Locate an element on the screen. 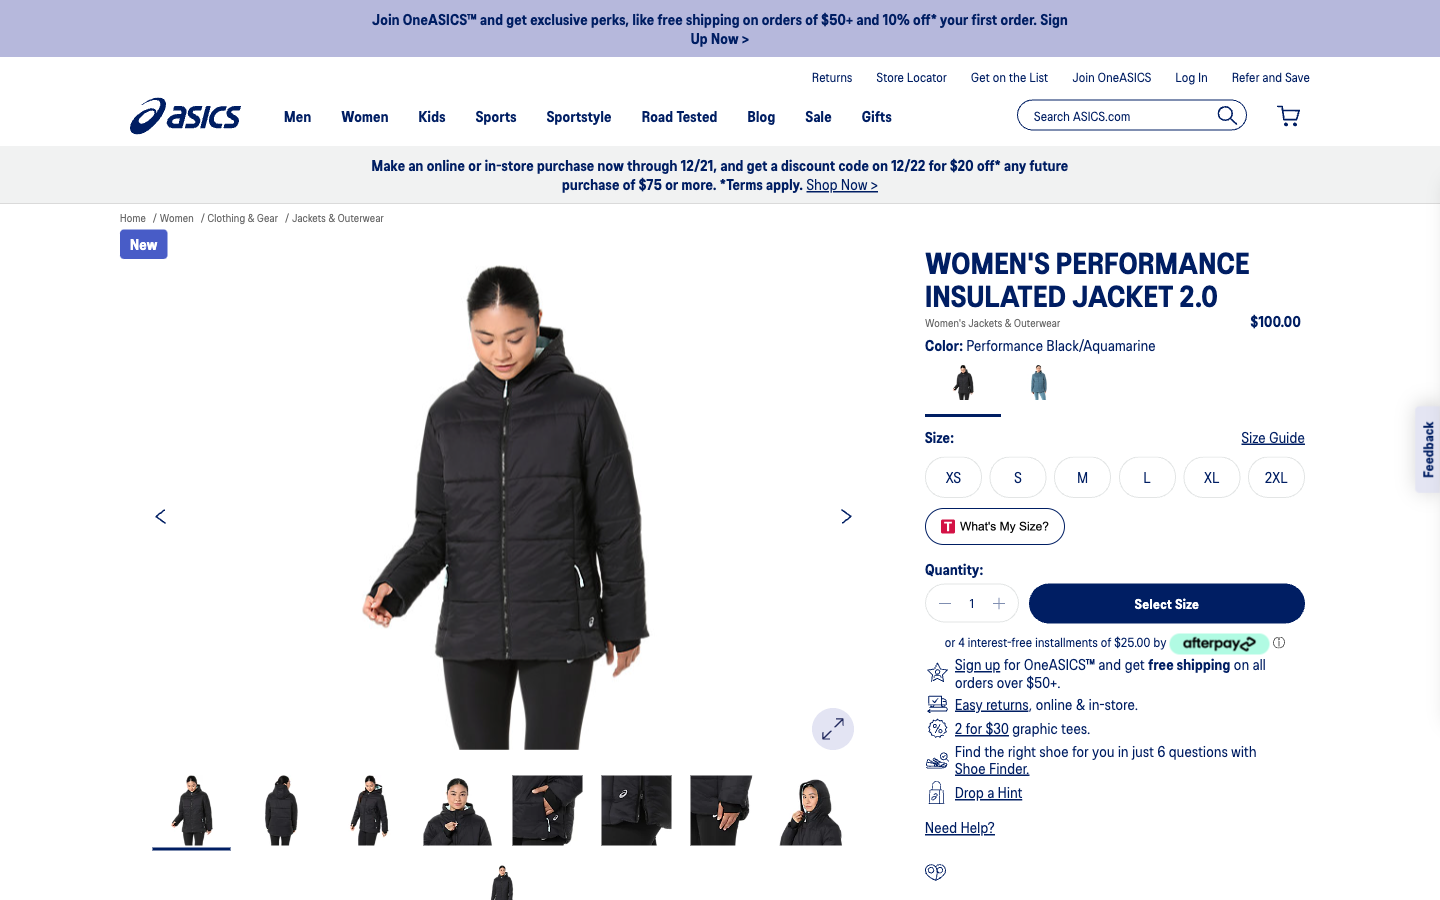  Zoom in the picture for a detailed examination of the clothes is located at coordinates (833, 728).